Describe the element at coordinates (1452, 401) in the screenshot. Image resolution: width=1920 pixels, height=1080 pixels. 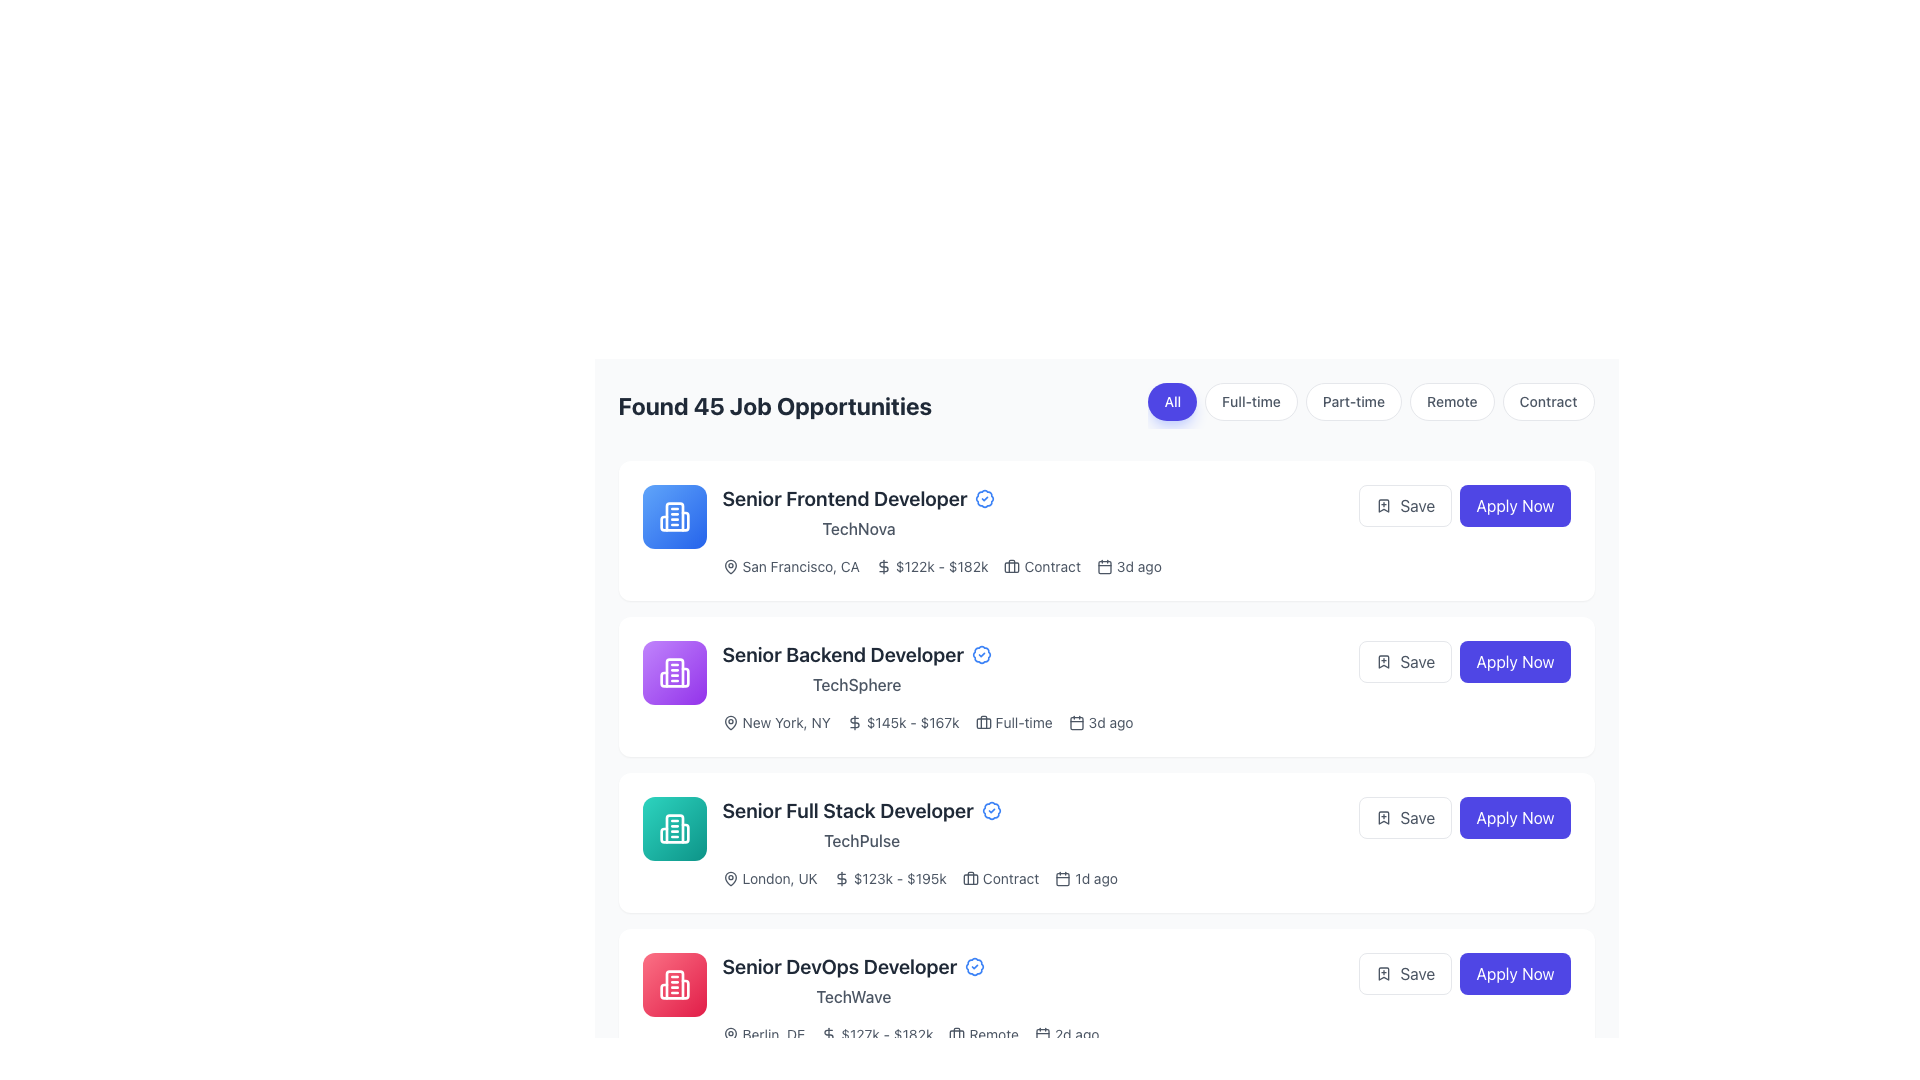
I see `the 'Remote' button, the fourth button in the row of job filters` at that location.